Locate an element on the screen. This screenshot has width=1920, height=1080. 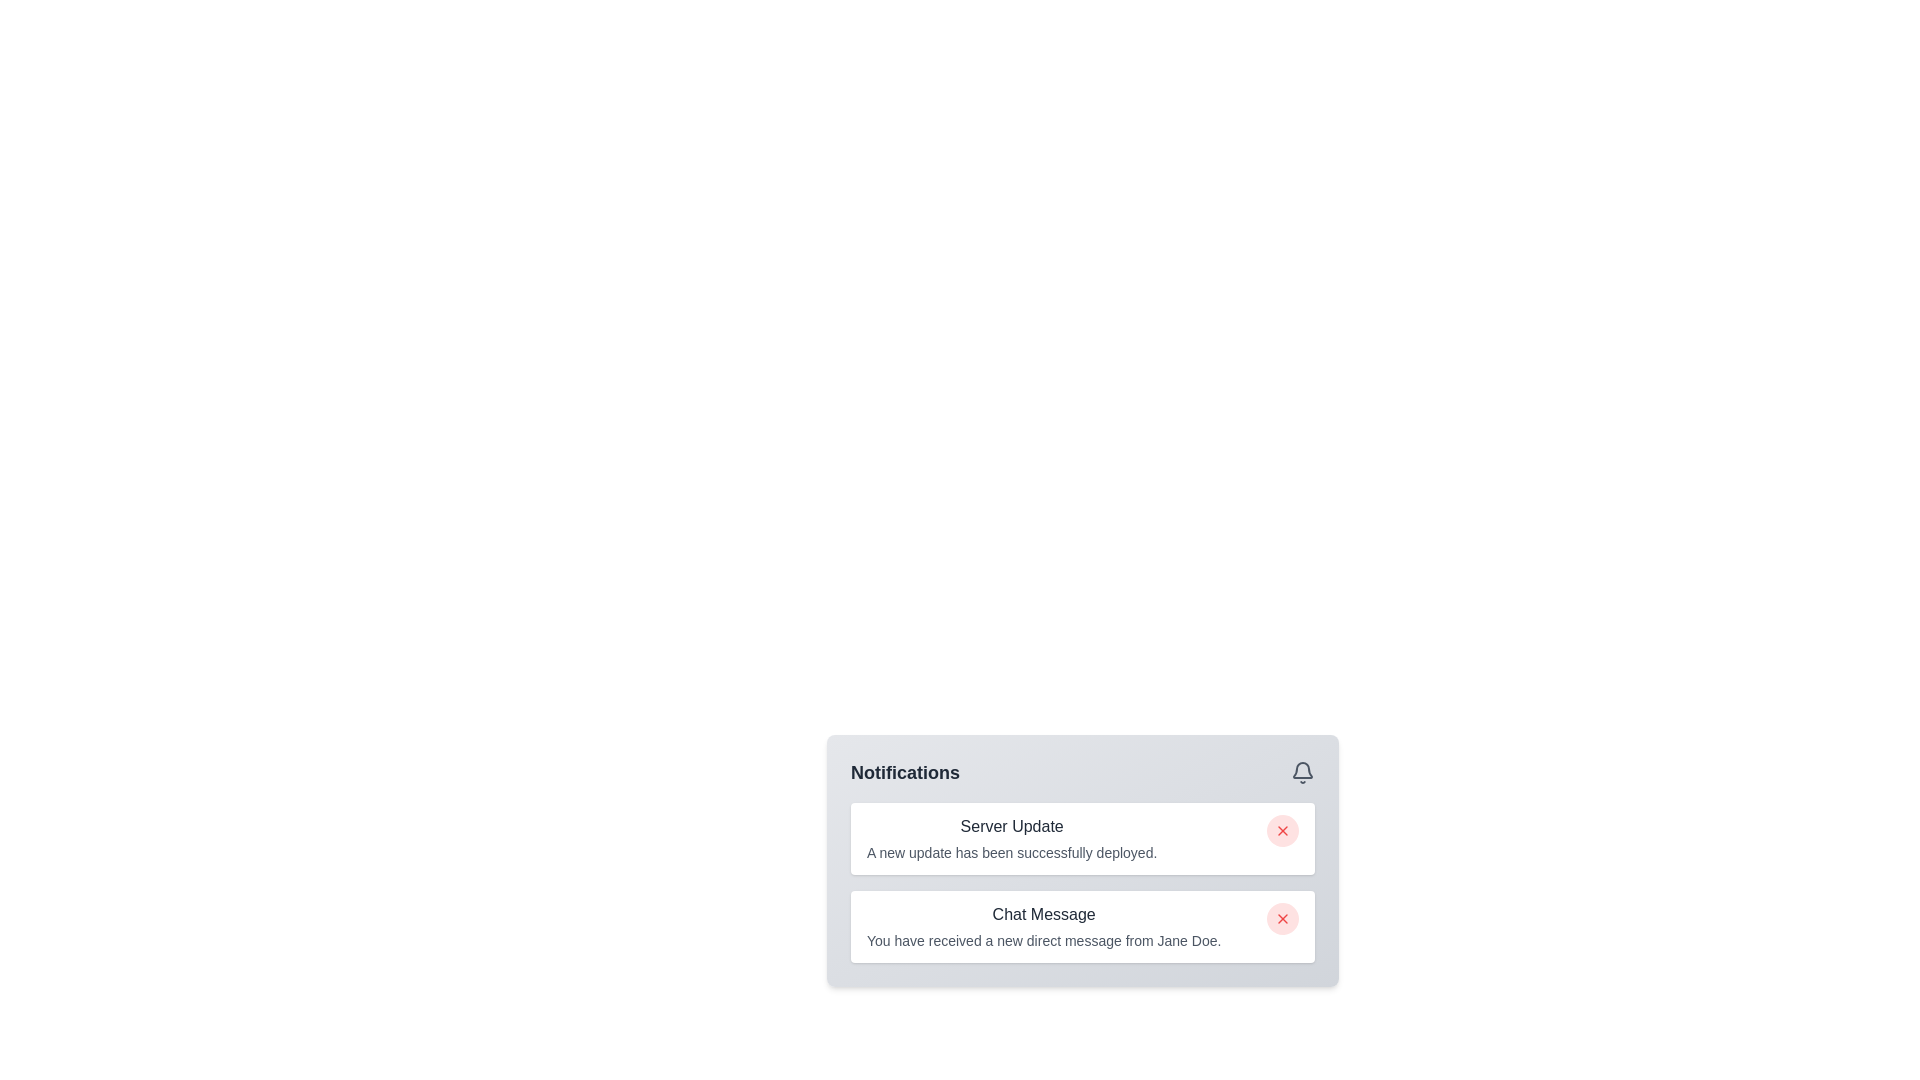
the red 'X' icon button located in the top-right corner of the 'Server Update' notification box is located at coordinates (1282, 830).